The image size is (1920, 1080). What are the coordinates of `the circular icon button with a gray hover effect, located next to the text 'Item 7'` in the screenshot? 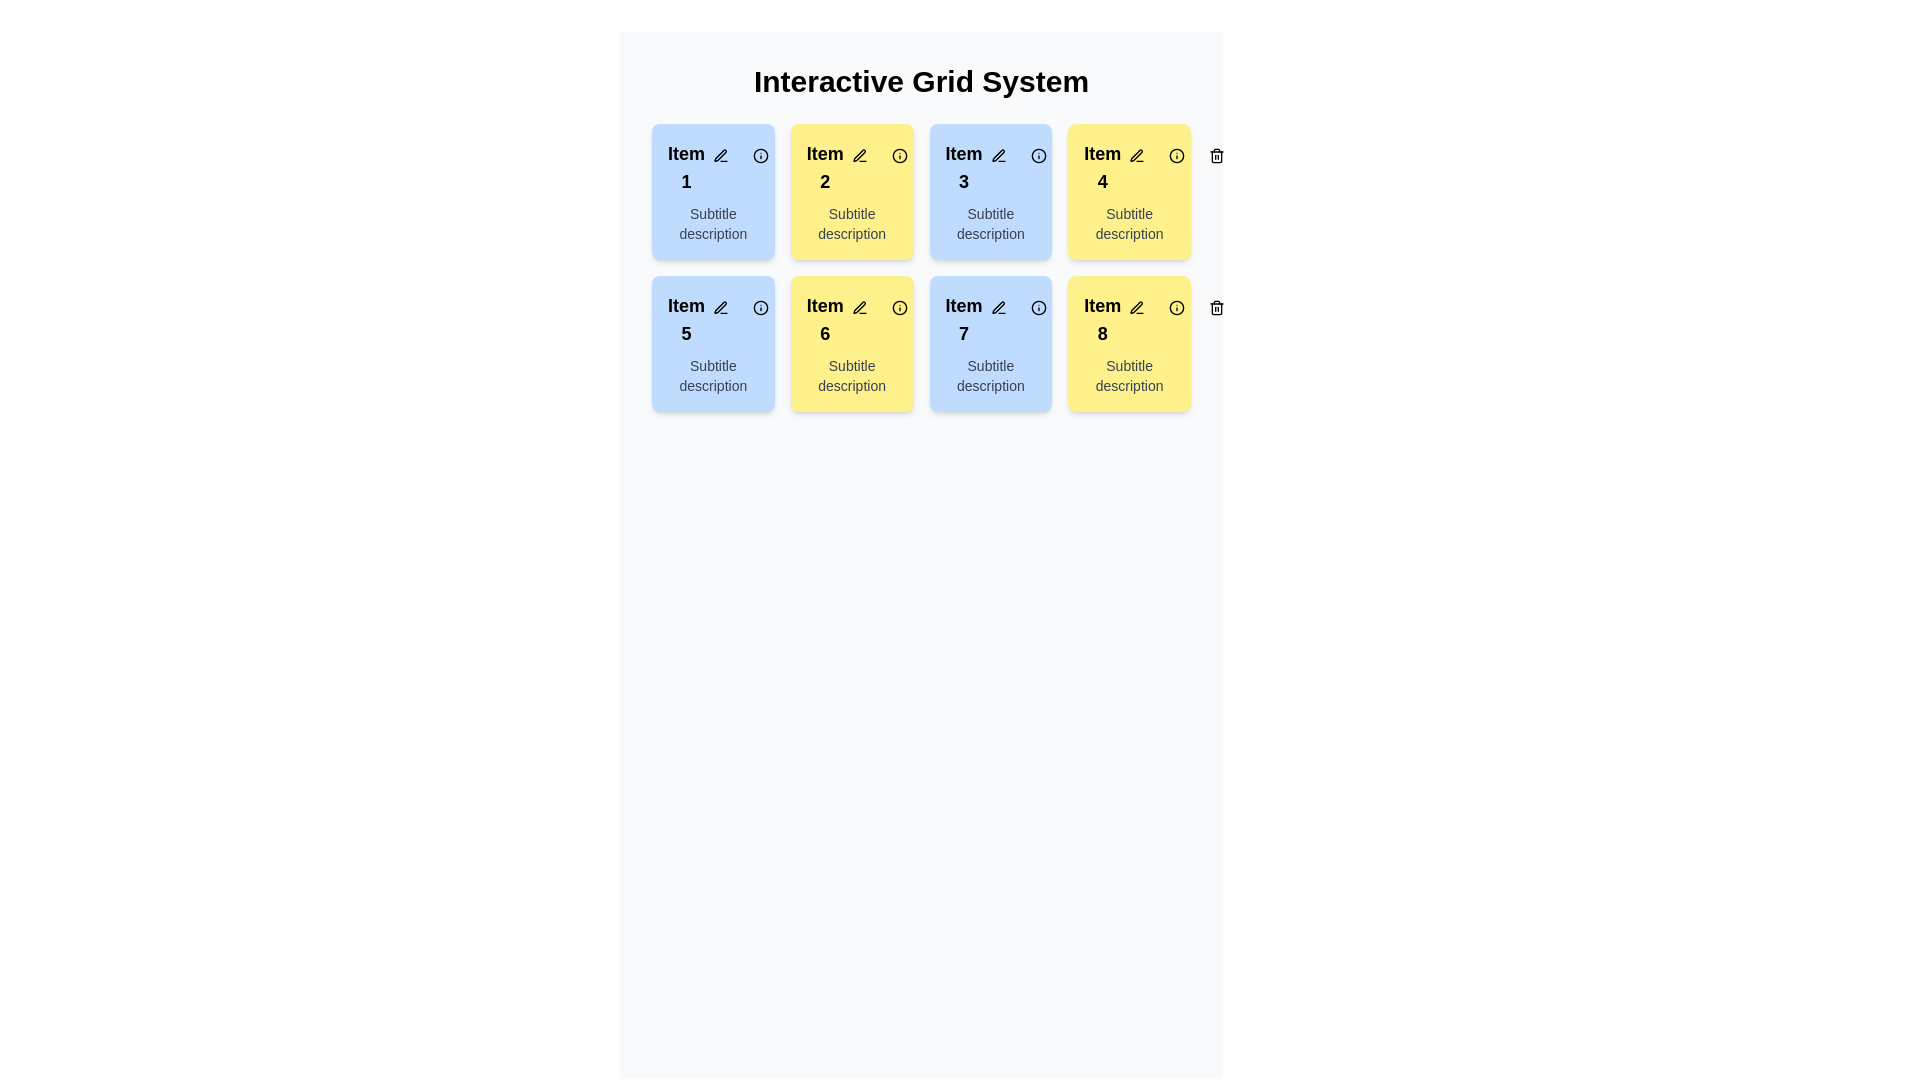 It's located at (1038, 308).